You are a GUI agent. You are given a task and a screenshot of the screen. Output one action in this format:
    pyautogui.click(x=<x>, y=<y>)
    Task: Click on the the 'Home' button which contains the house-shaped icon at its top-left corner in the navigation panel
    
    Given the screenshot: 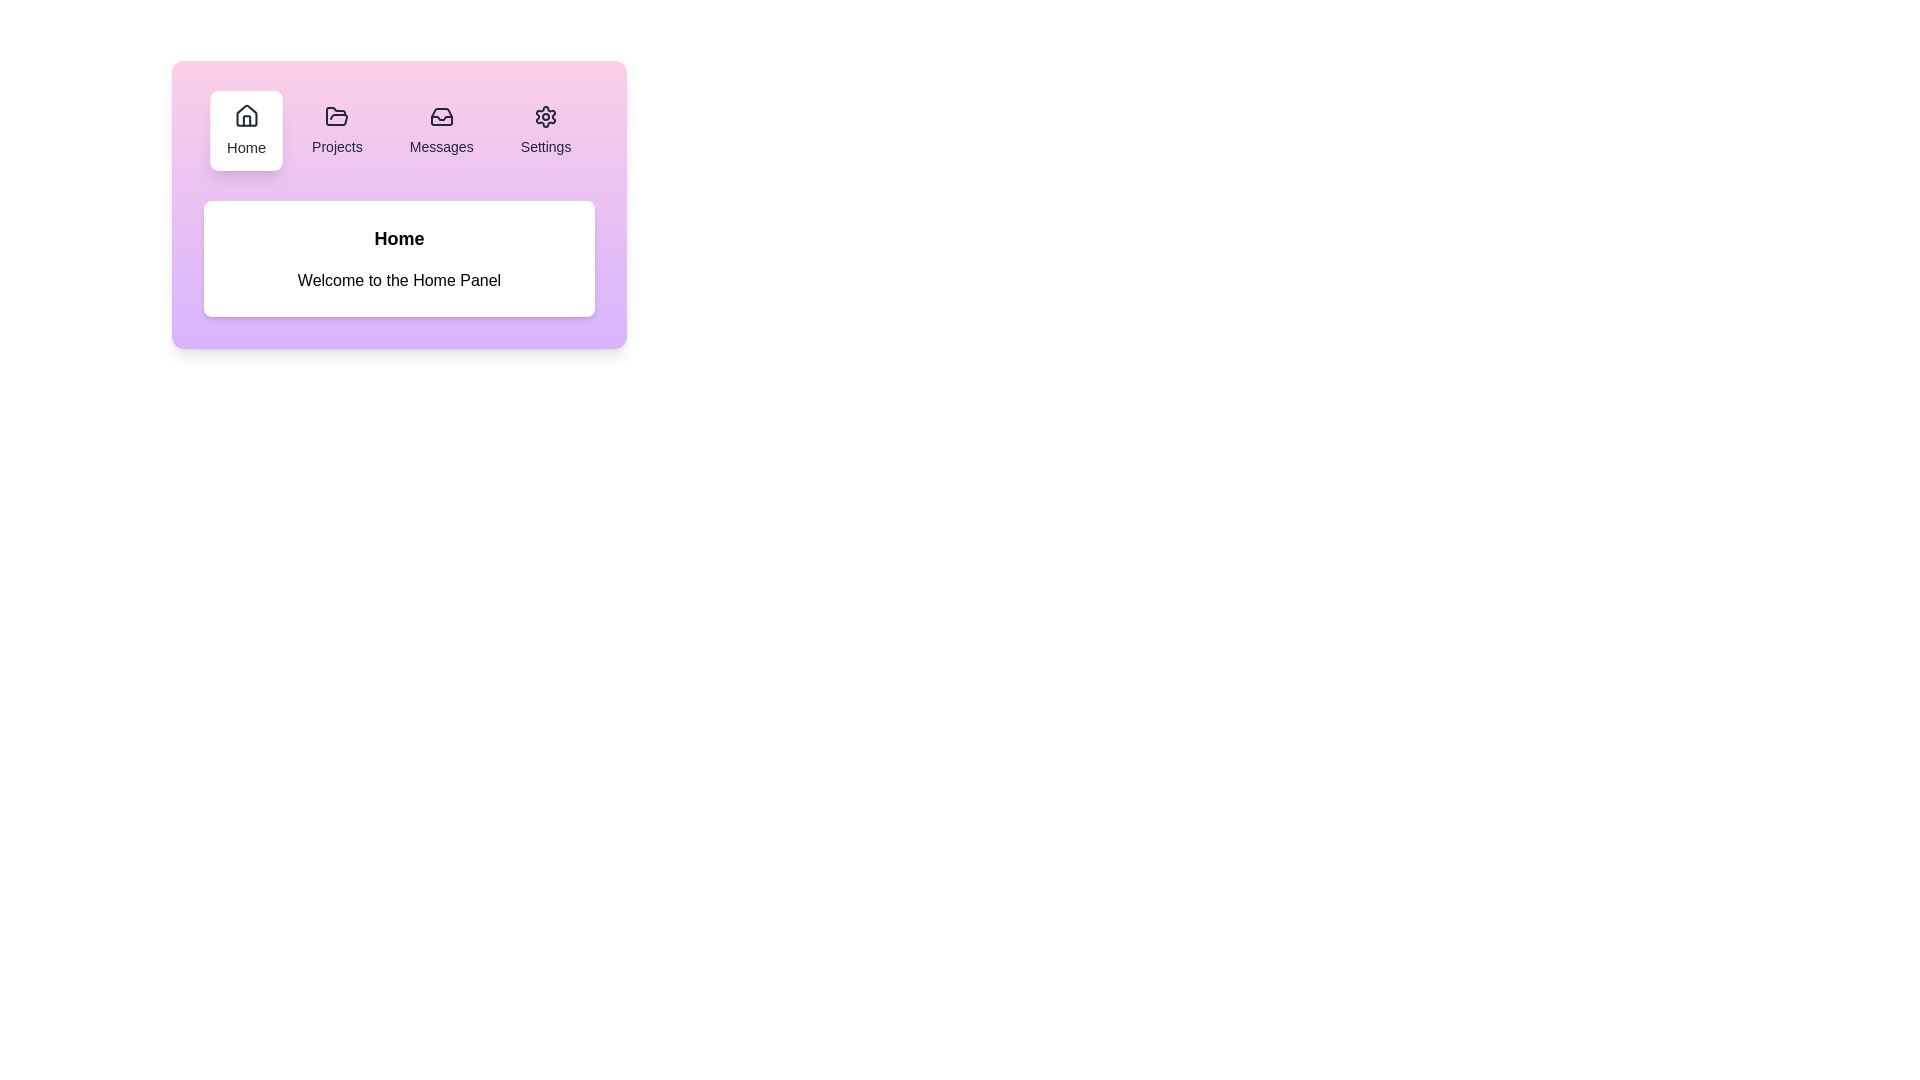 What is the action you would take?
    pyautogui.click(x=244, y=115)
    